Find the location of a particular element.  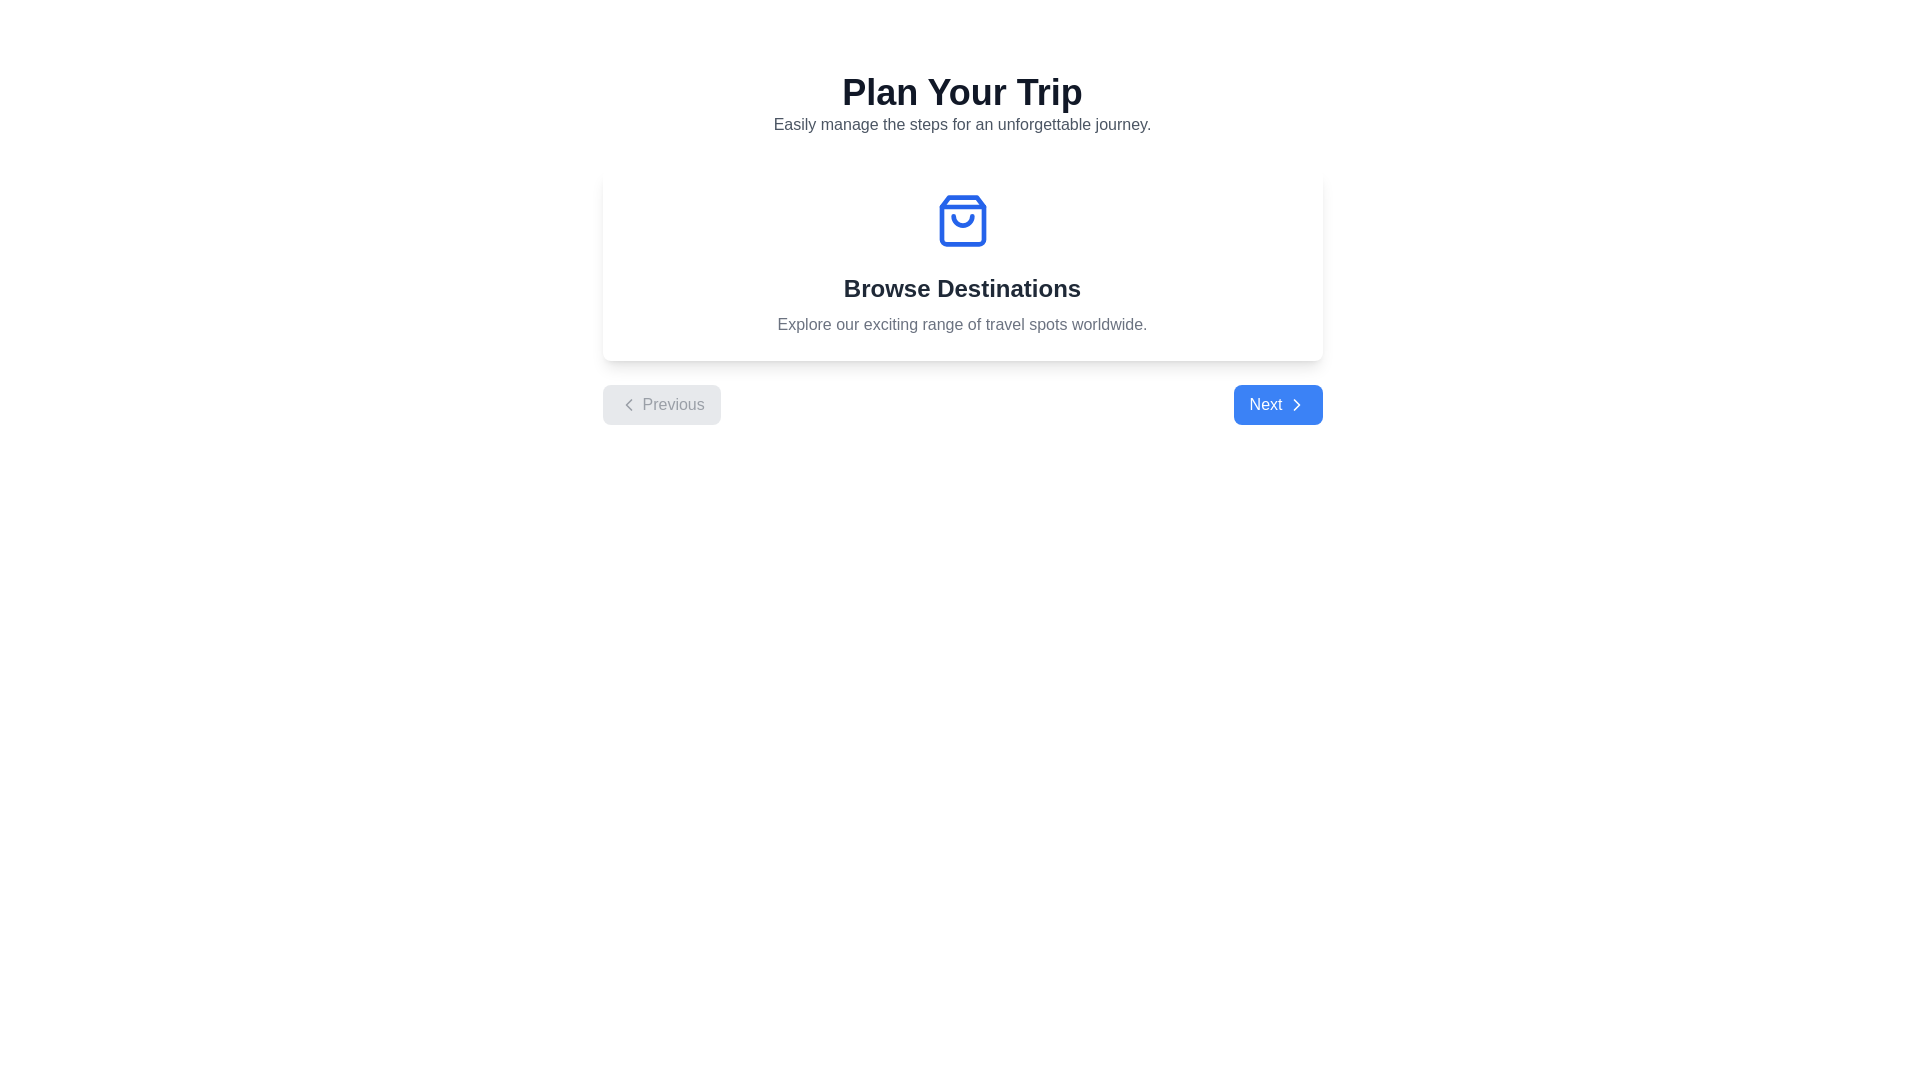

text header displaying 'Browse Destinations' which is centrally aligned below a shopping bag icon and above the subtitle 'Explore our exciting range of travel spots worldwide' is located at coordinates (962, 289).